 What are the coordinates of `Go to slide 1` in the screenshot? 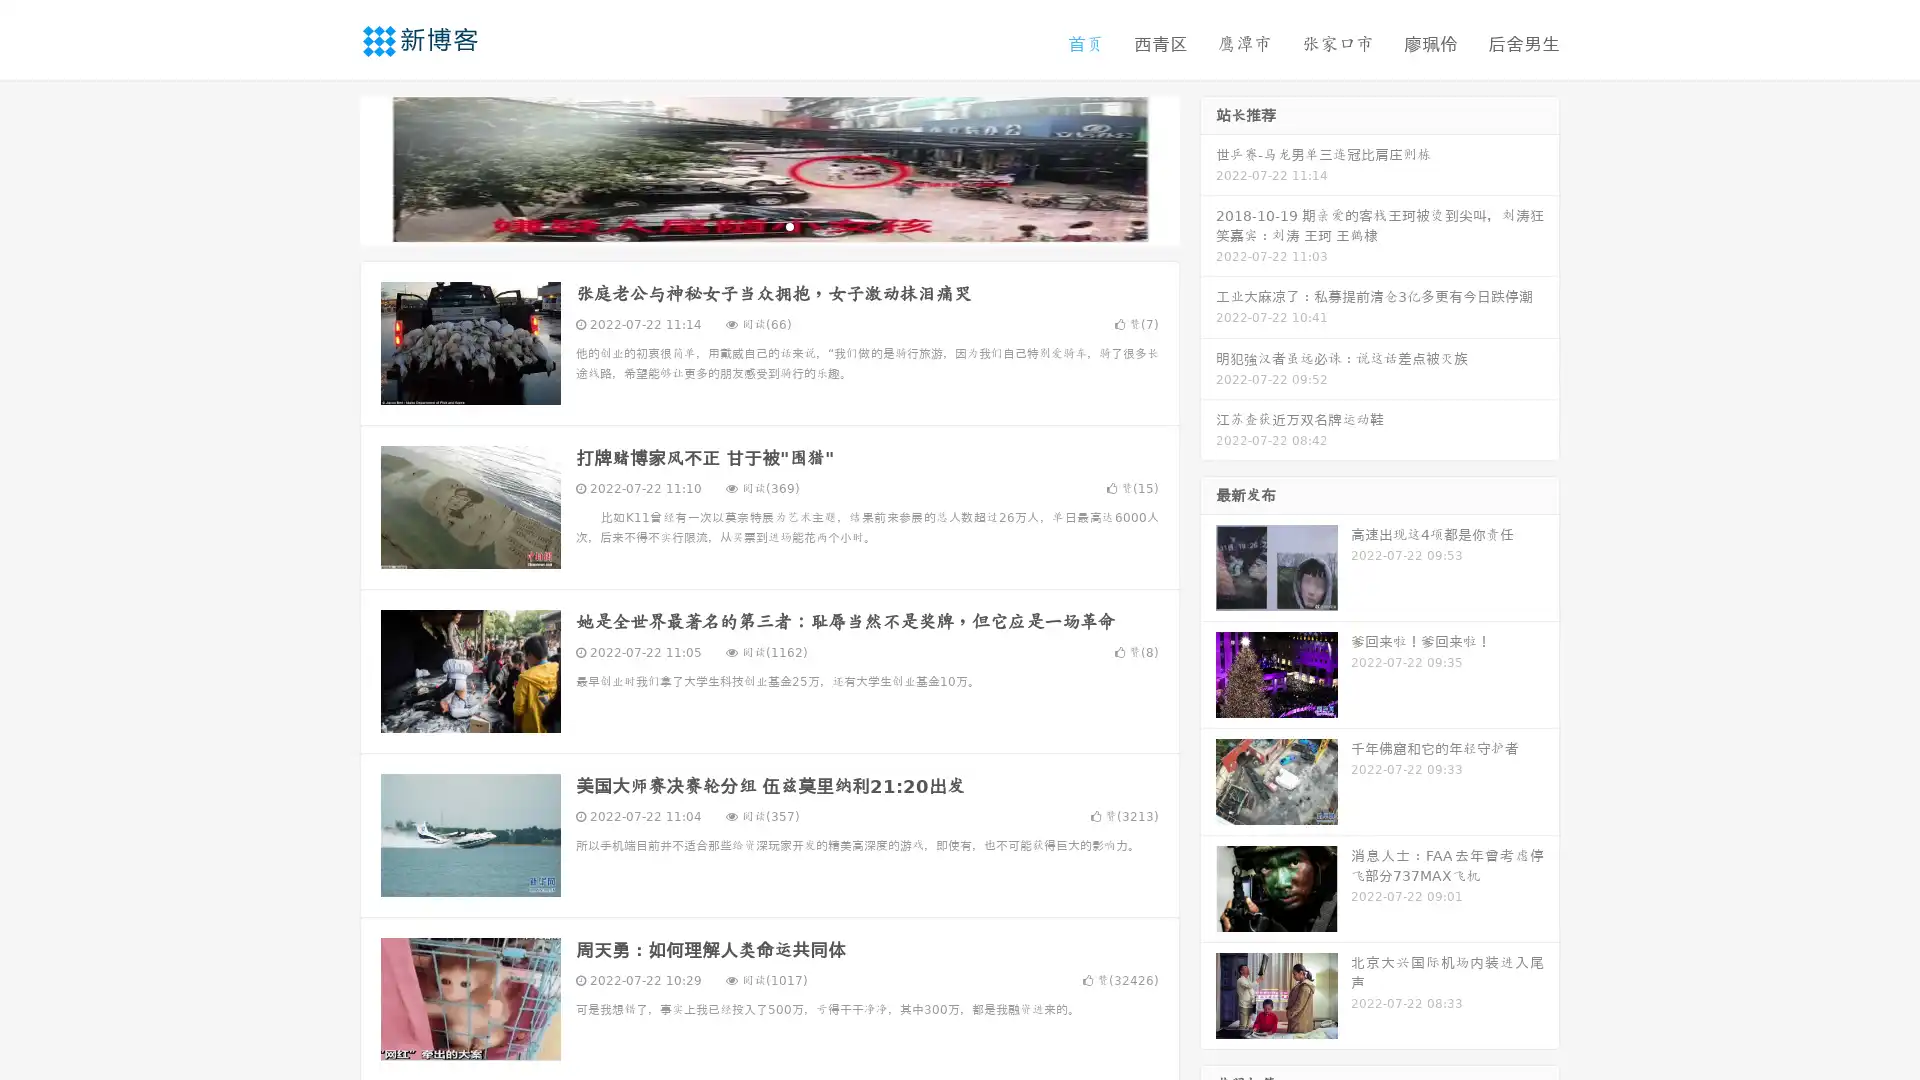 It's located at (748, 225).